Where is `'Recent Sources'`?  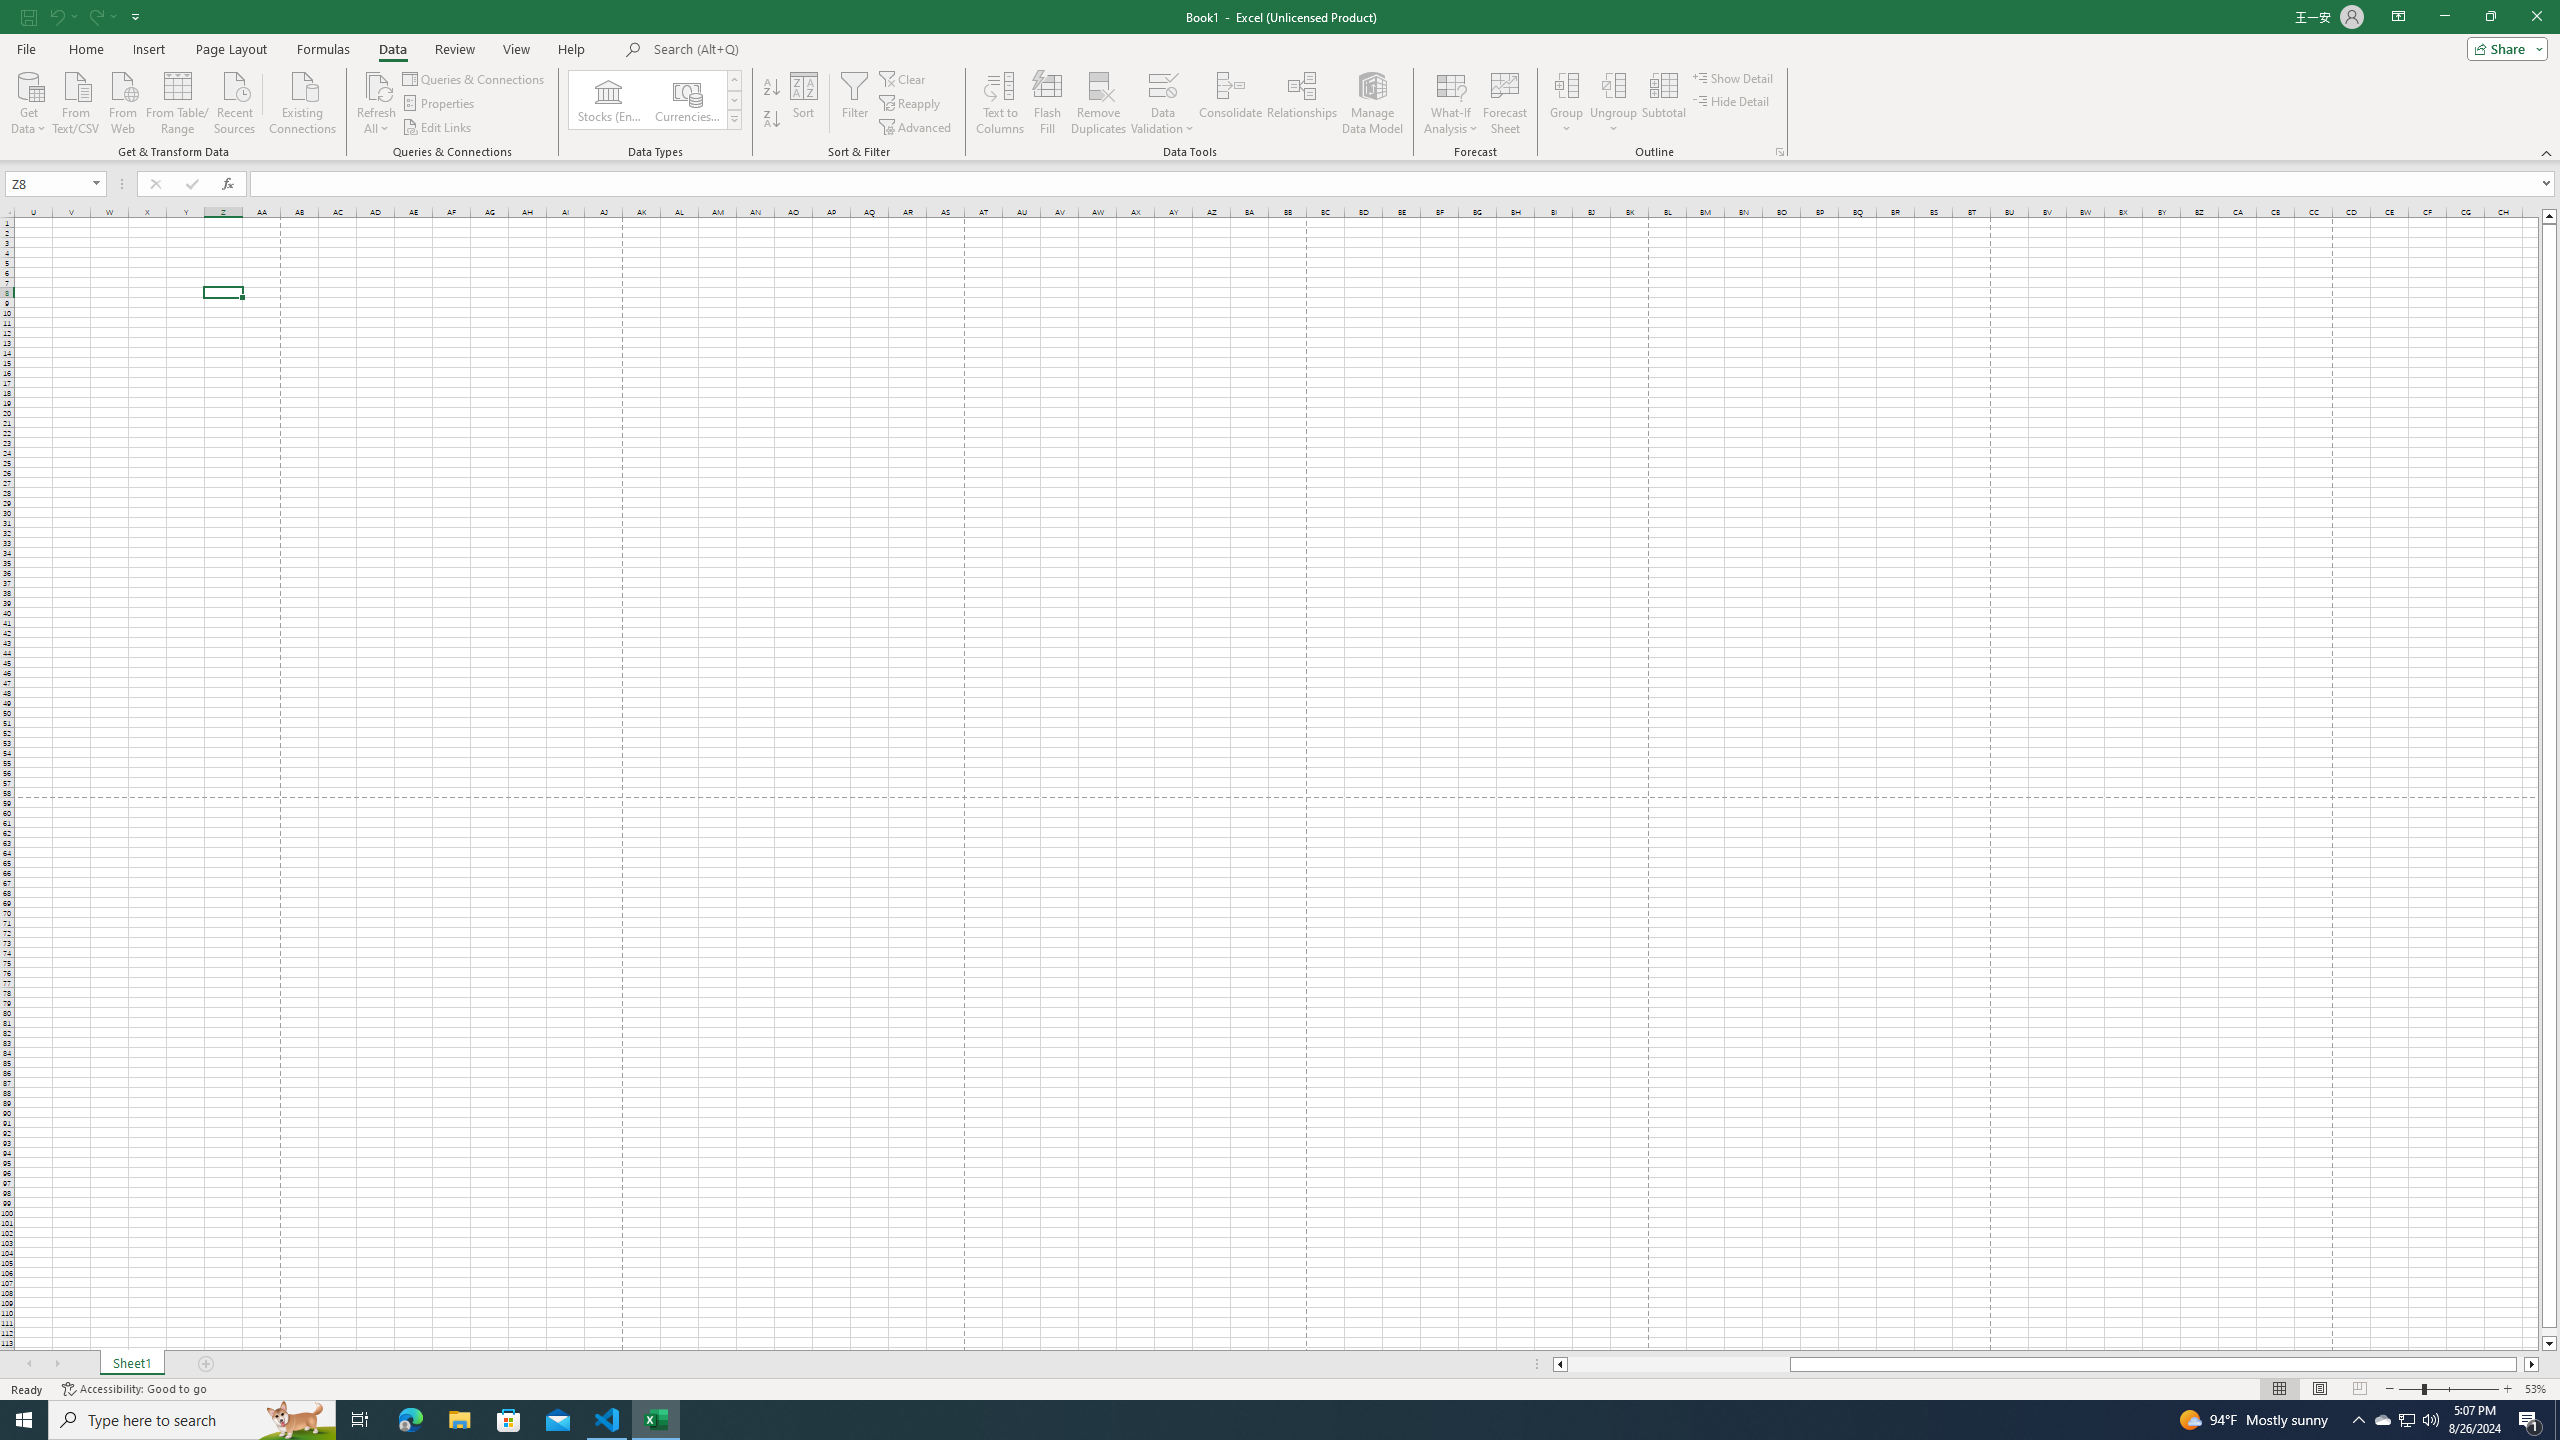
'Recent Sources' is located at coordinates (235, 100).